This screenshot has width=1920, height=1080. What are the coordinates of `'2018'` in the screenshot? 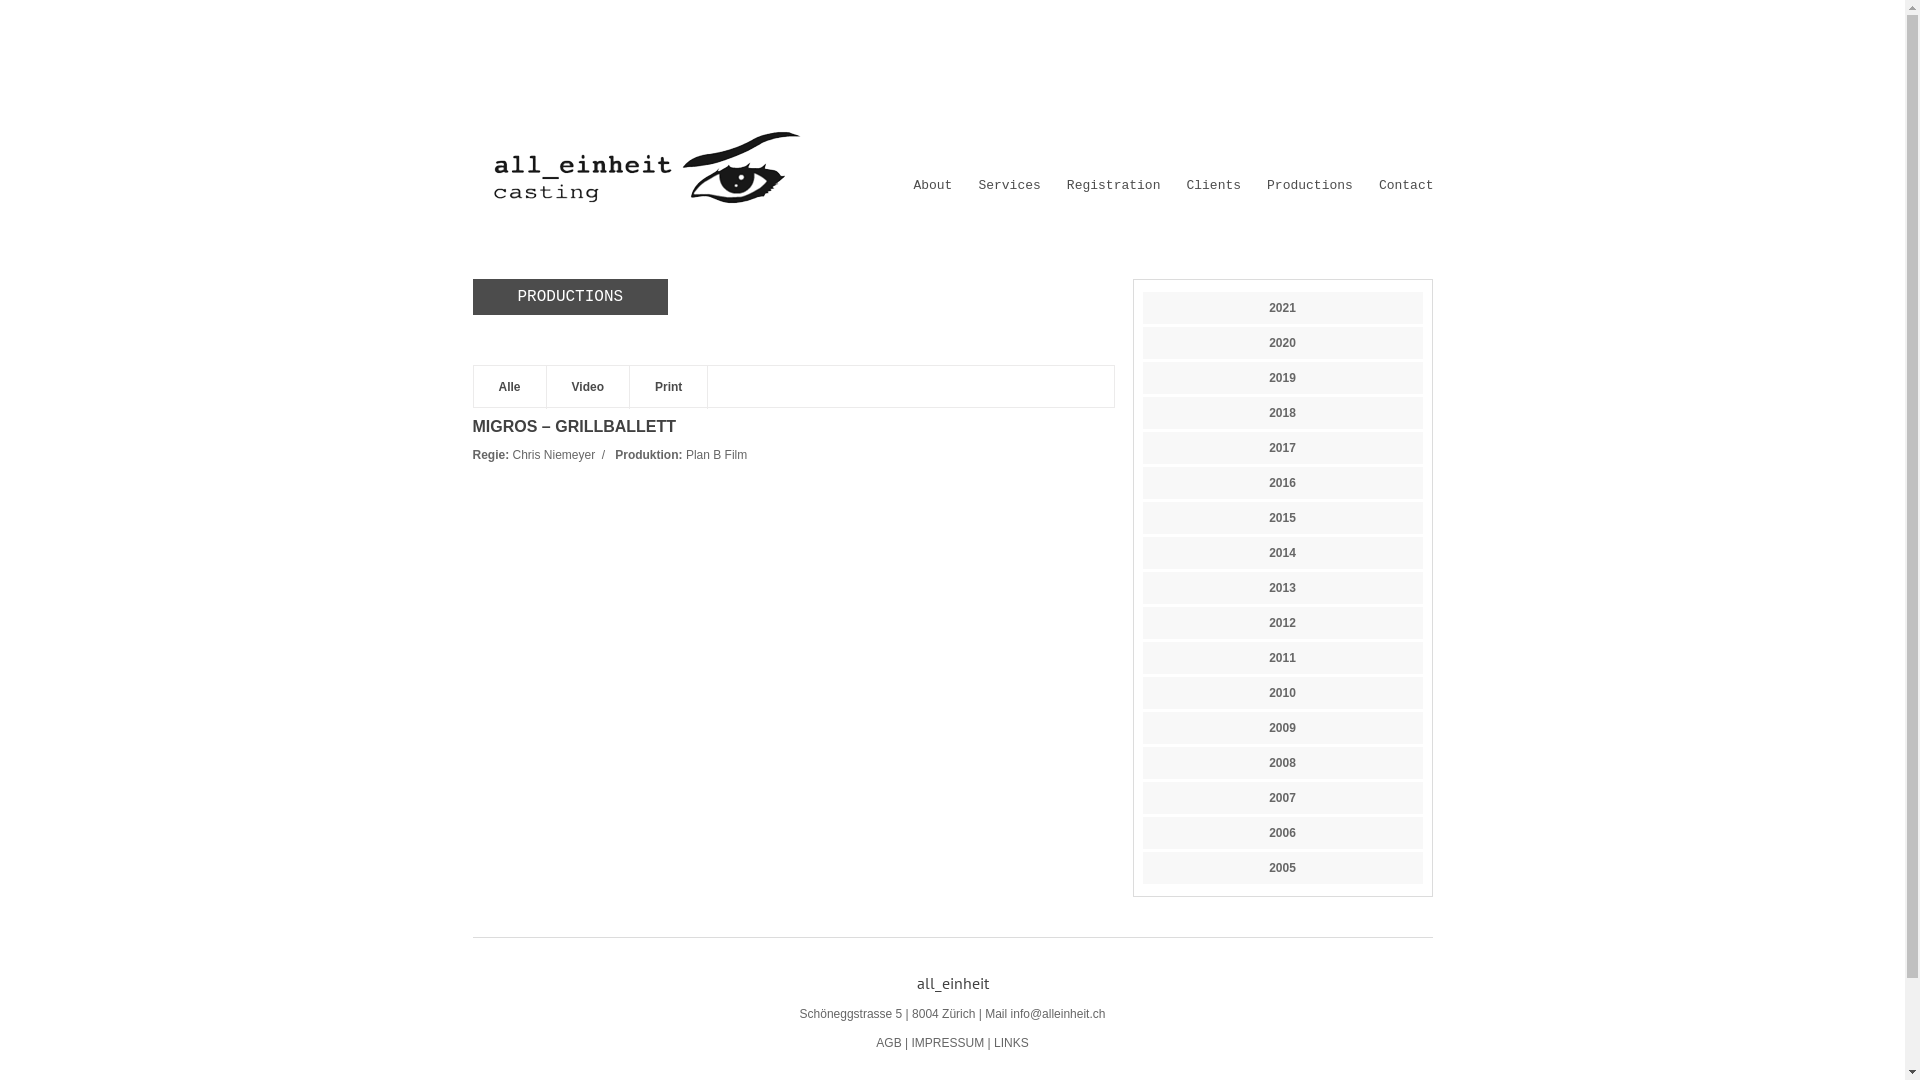 It's located at (1282, 411).